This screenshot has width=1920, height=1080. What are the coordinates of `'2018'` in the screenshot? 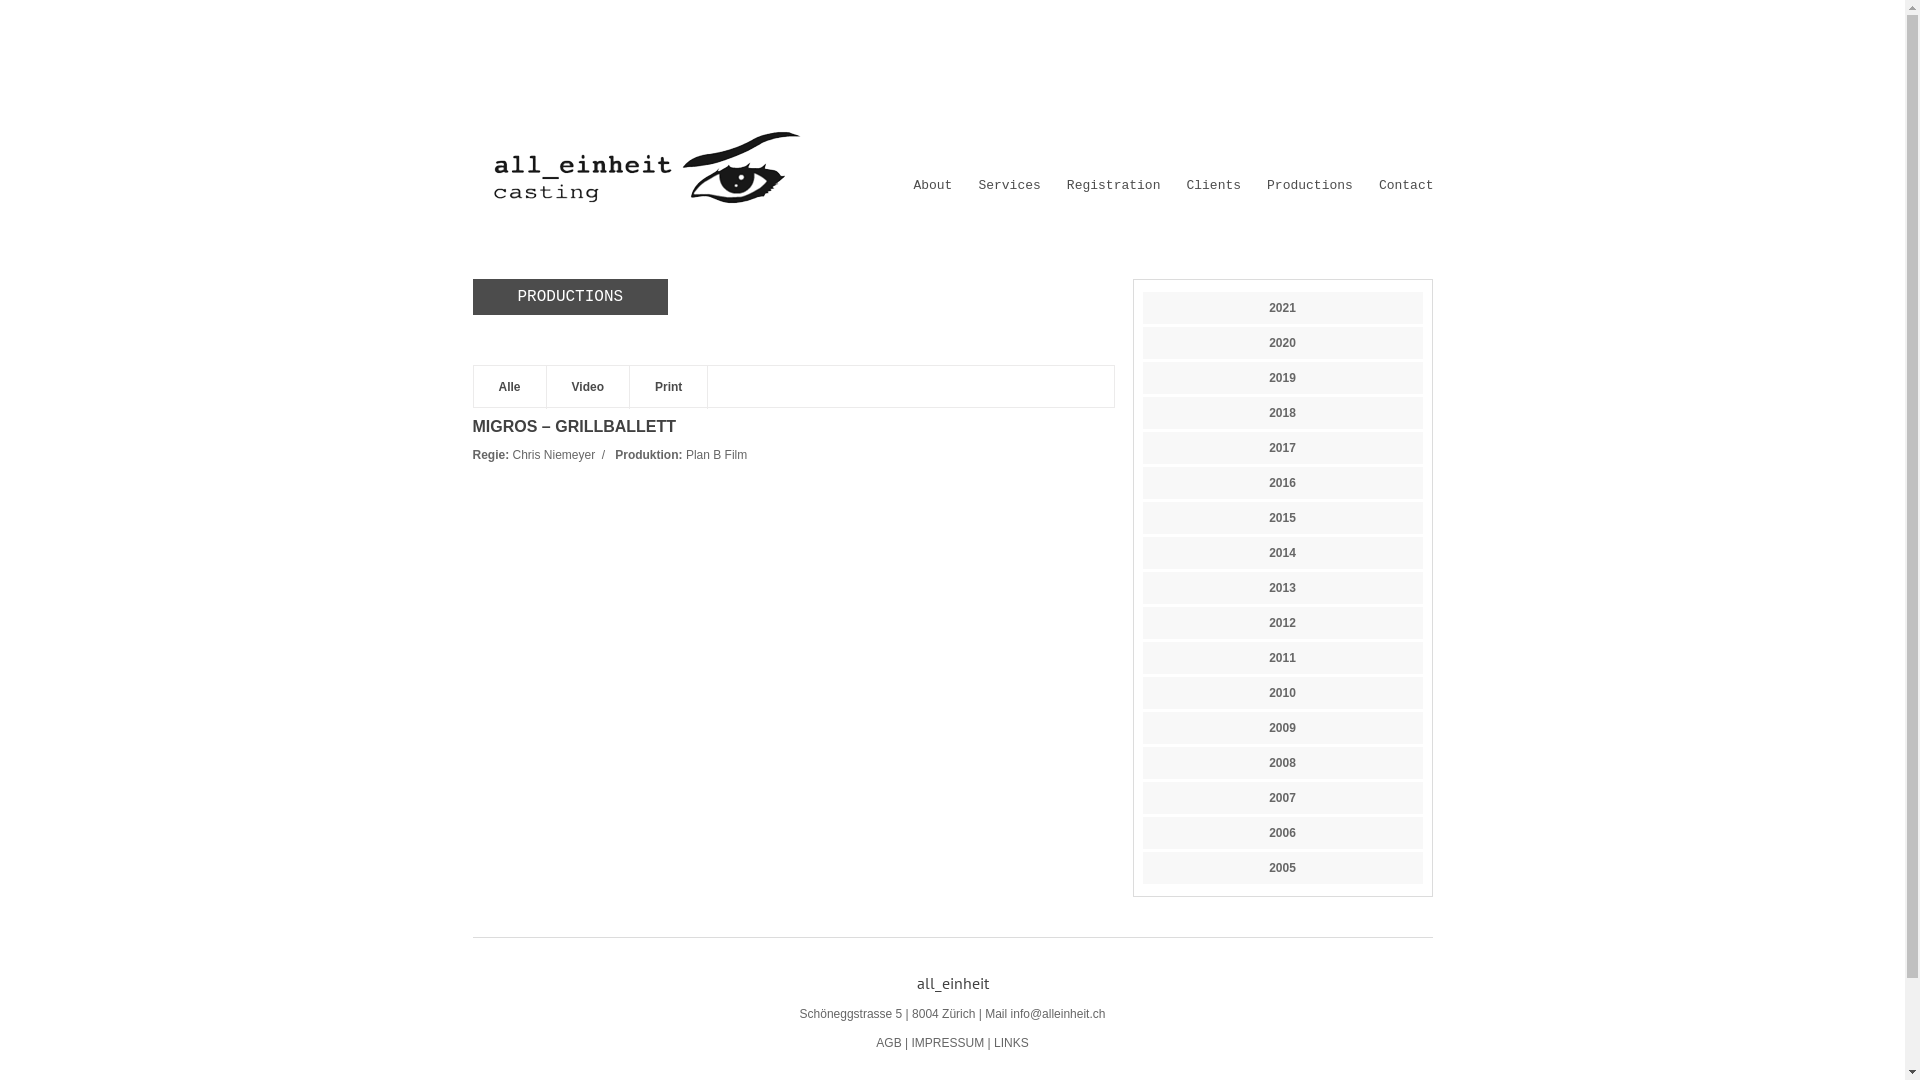 It's located at (1282, 411).